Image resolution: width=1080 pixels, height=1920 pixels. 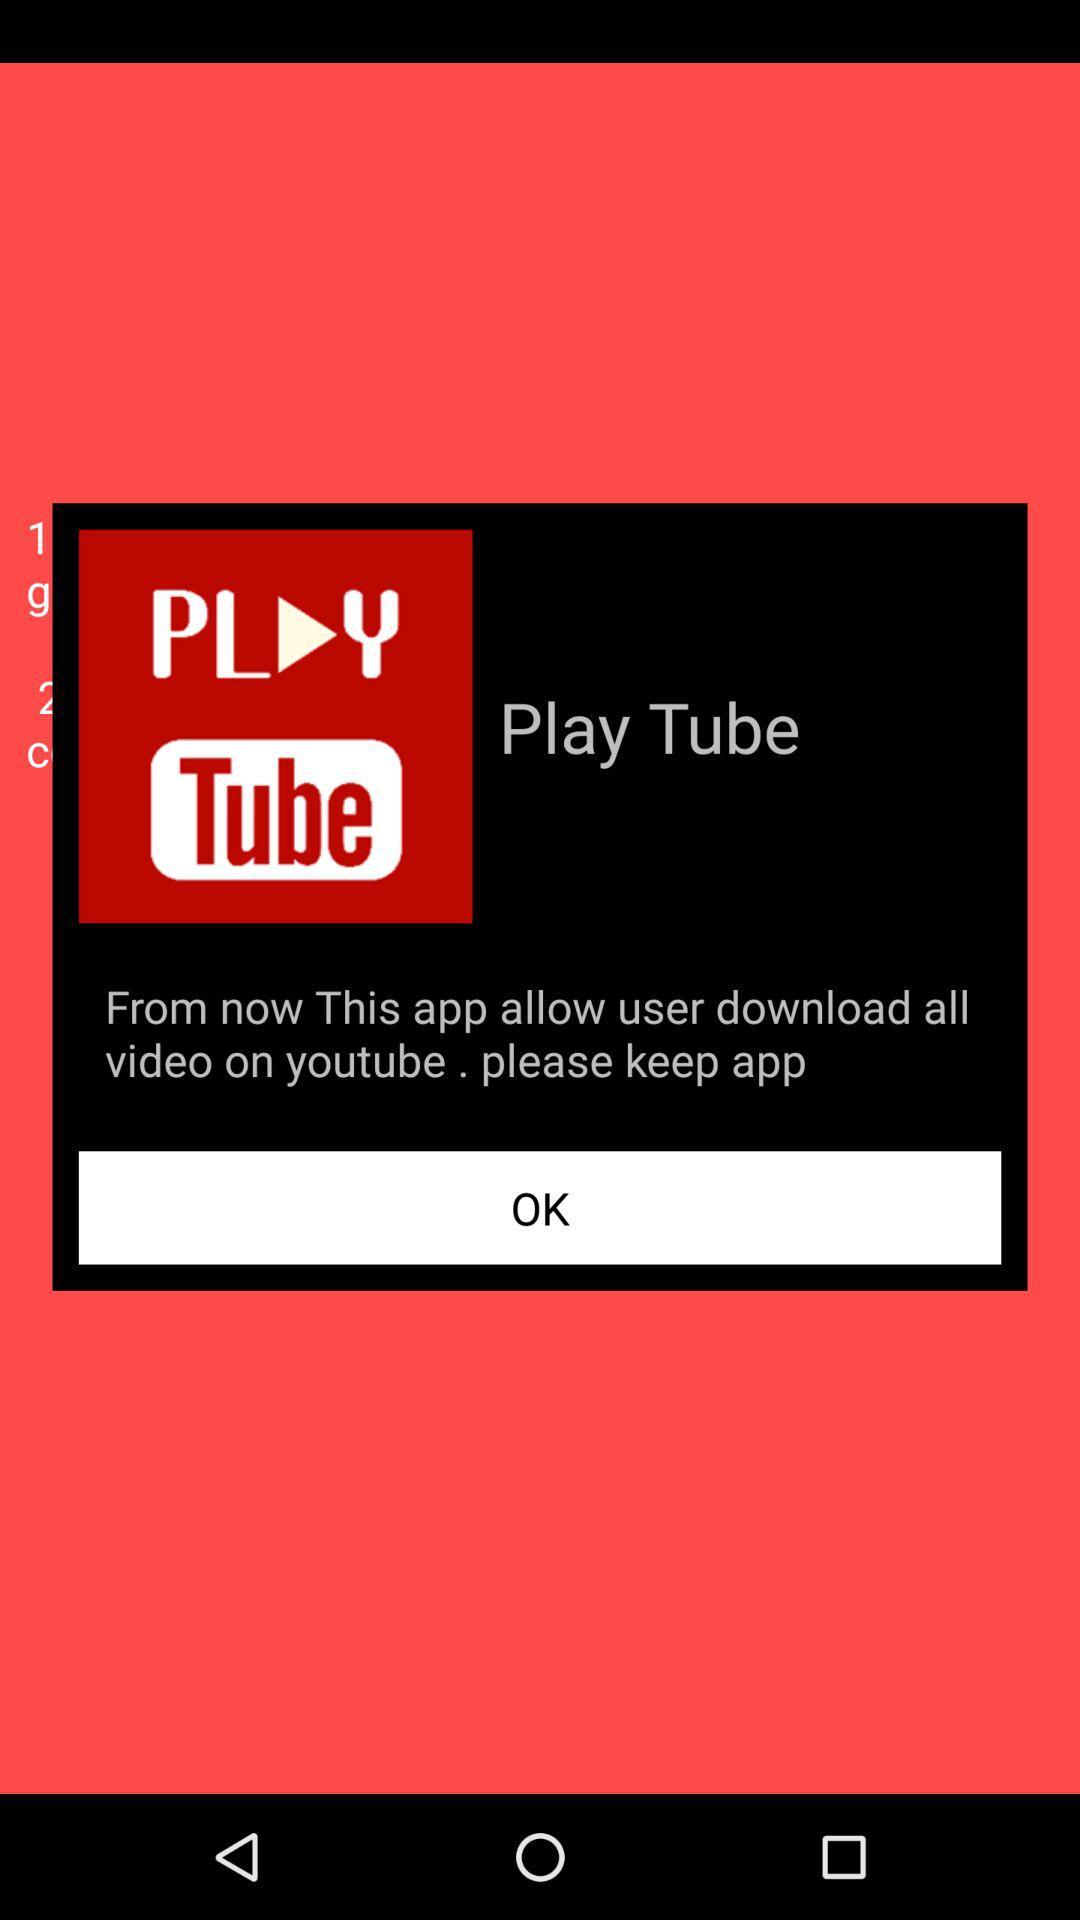 I want to click on from now this, so click(x=540, y=1037).